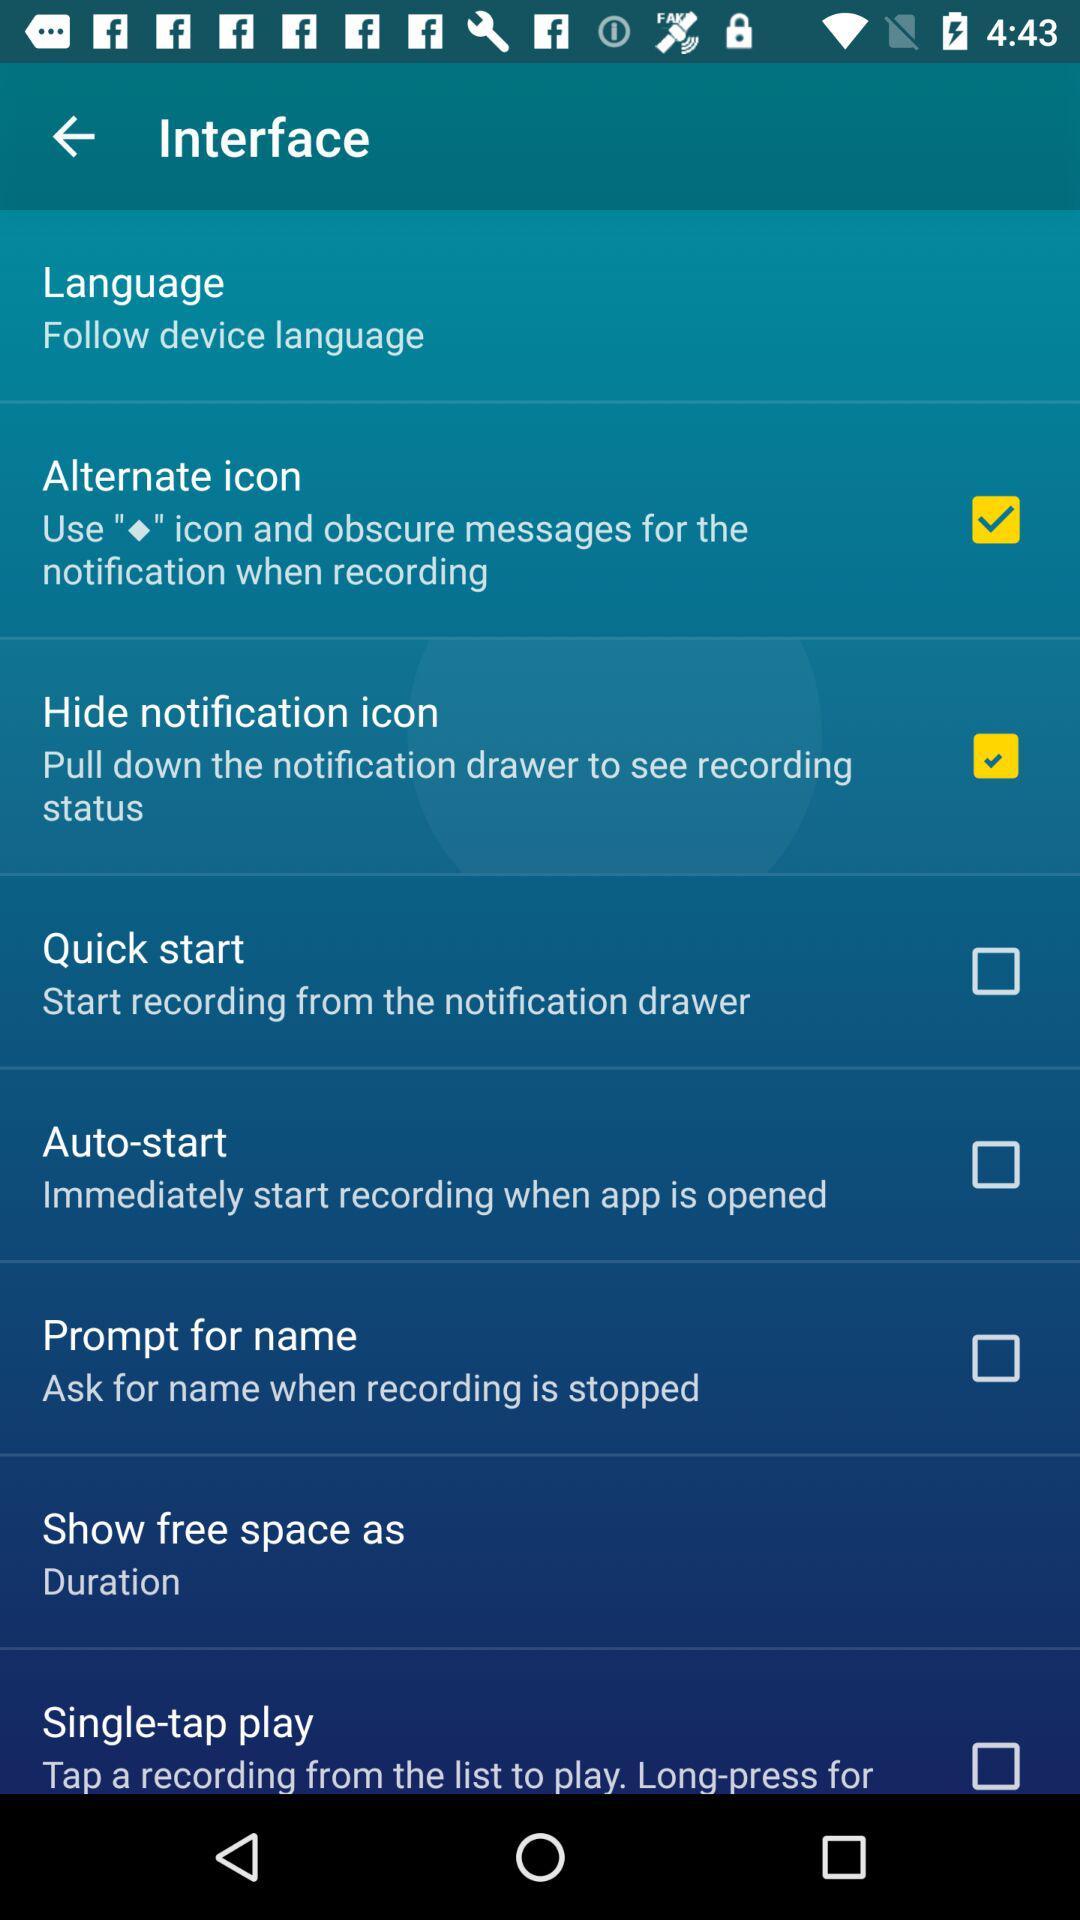 This screenshot has height=1920, width=1080. Describe the element at coordinates (232, 333) in the screenshot. I see `the follow device language item` at that location.